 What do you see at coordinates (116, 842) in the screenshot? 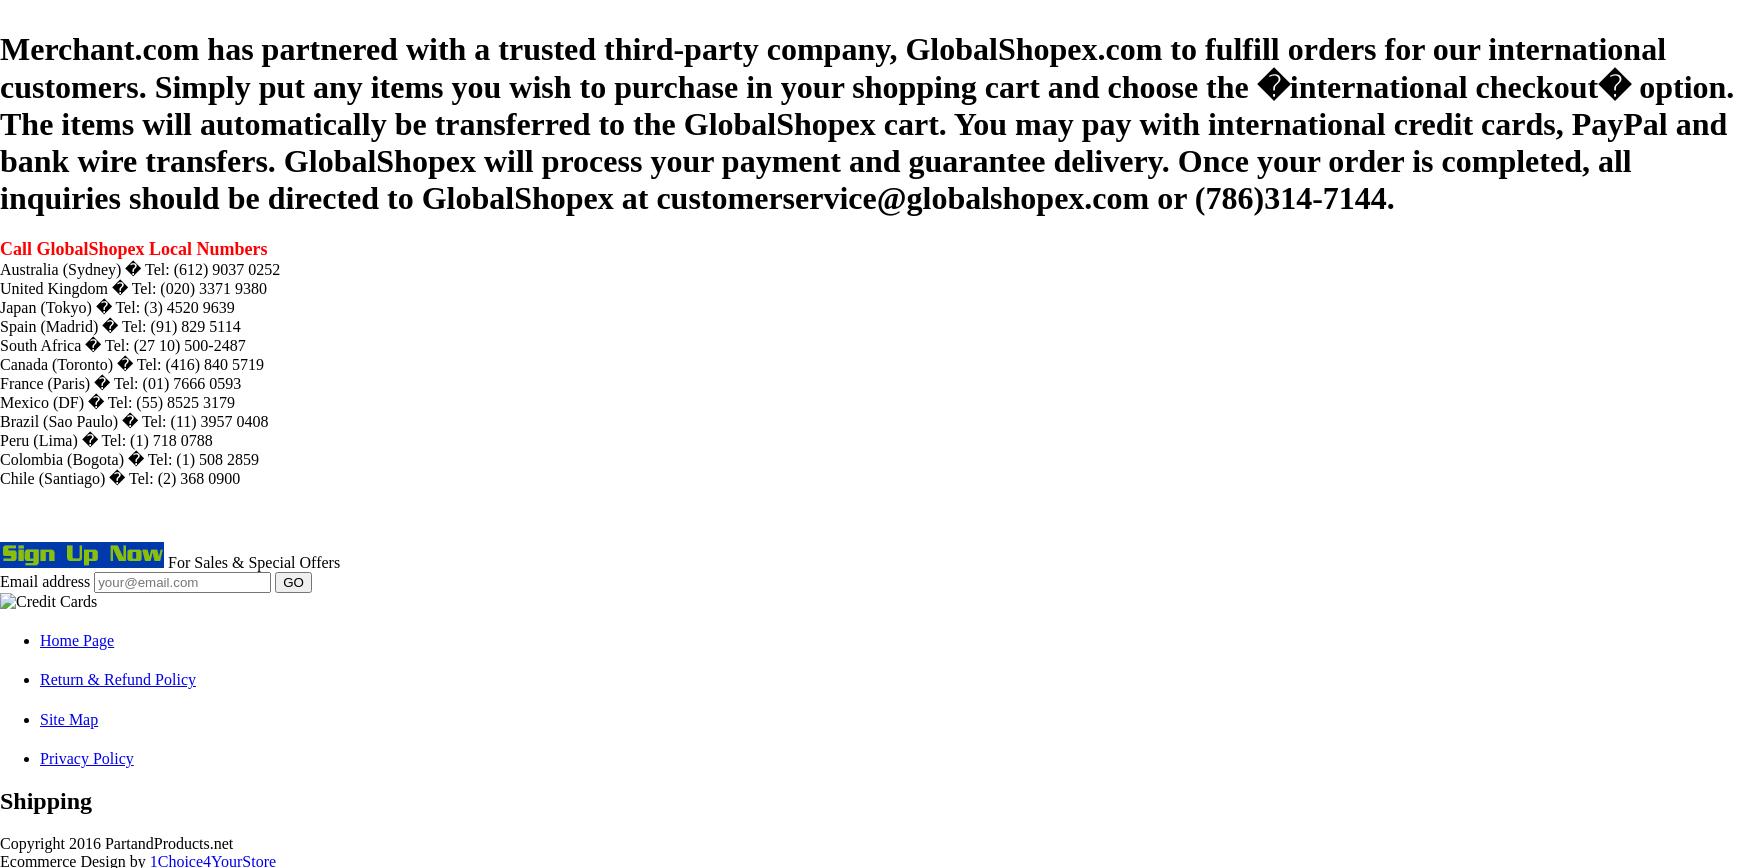
I see `'Copyright 2016 PartandProducts.net'` at bounding box center [116, 842].